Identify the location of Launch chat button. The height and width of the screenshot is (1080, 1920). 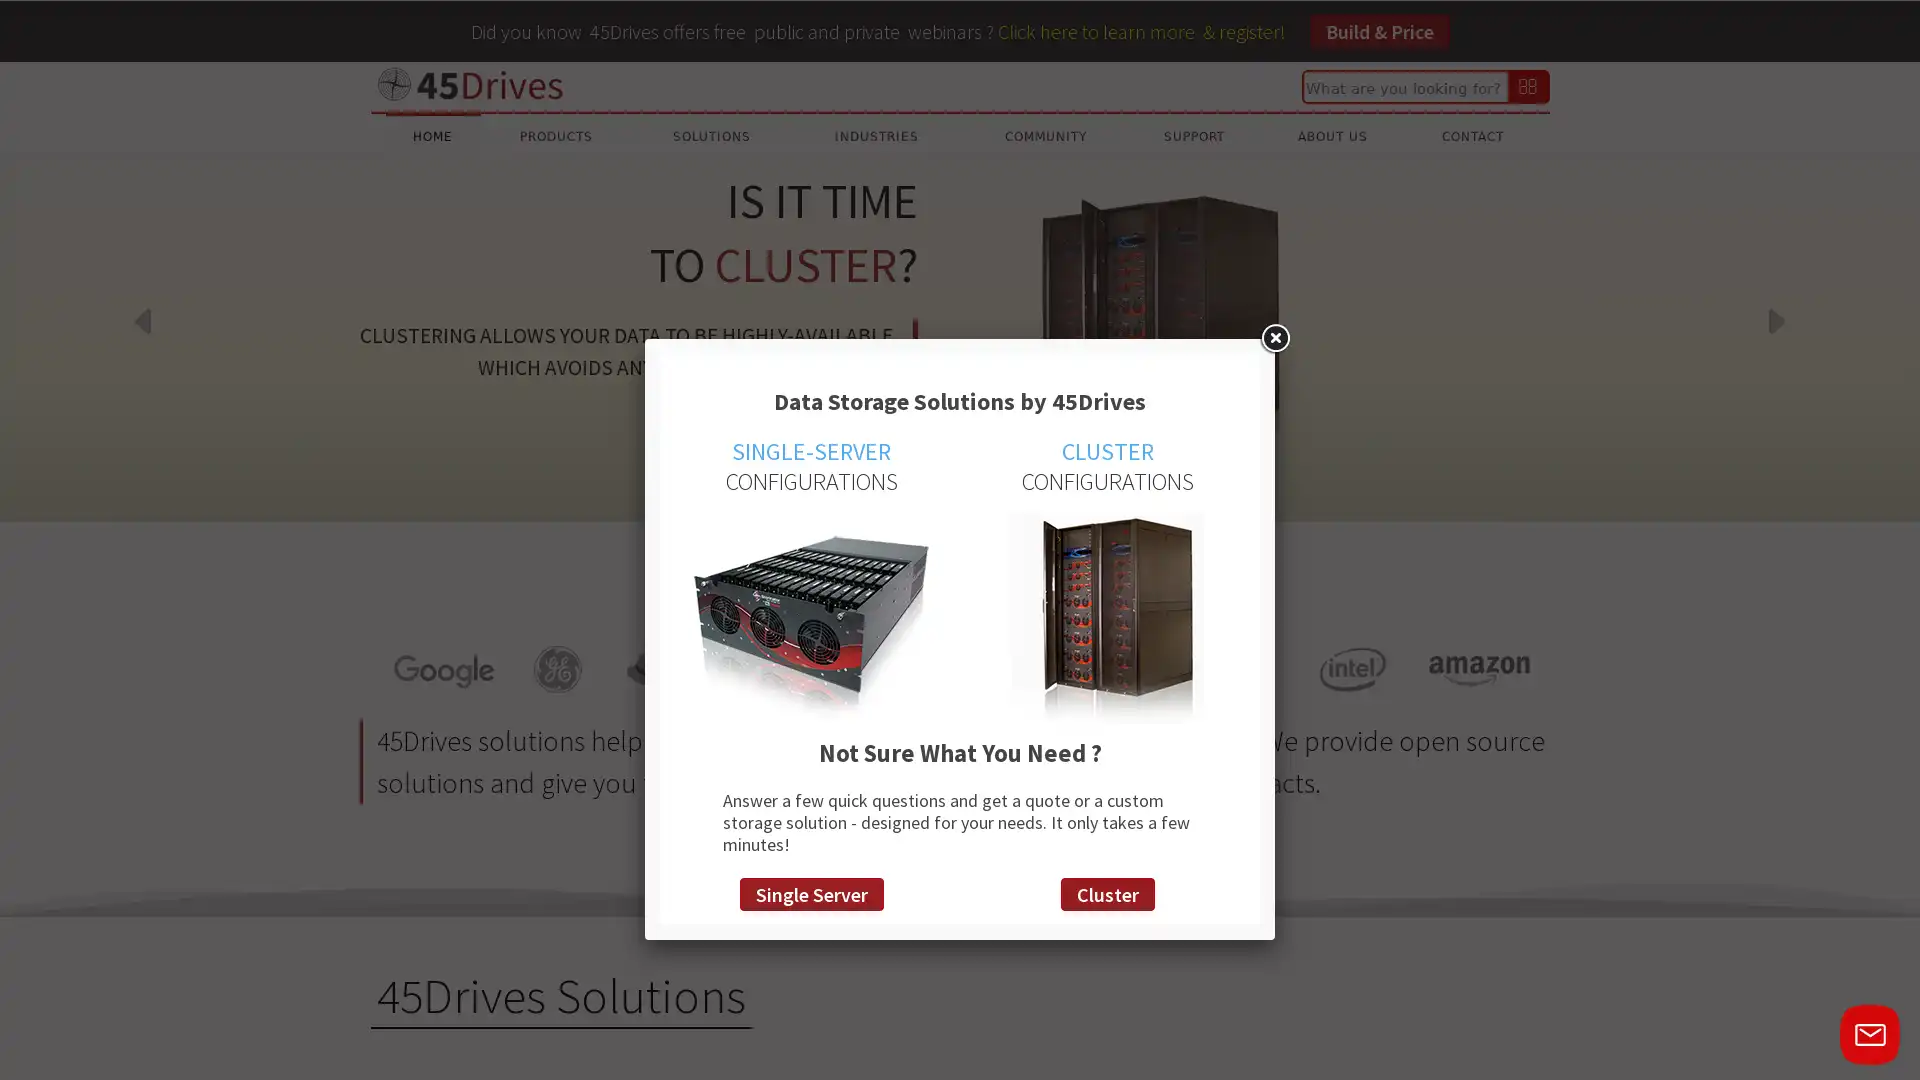
(1869, 1034).